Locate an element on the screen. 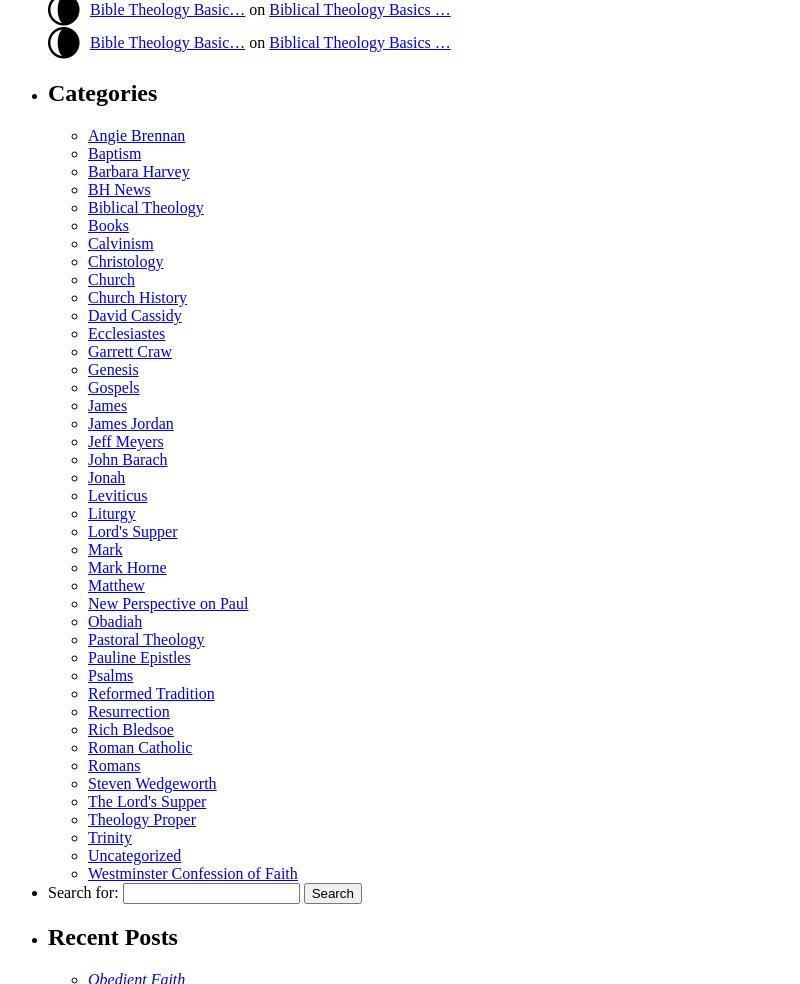 This screenshot has height=984, width=800. 'Church' is located at coordinates (110, 278).